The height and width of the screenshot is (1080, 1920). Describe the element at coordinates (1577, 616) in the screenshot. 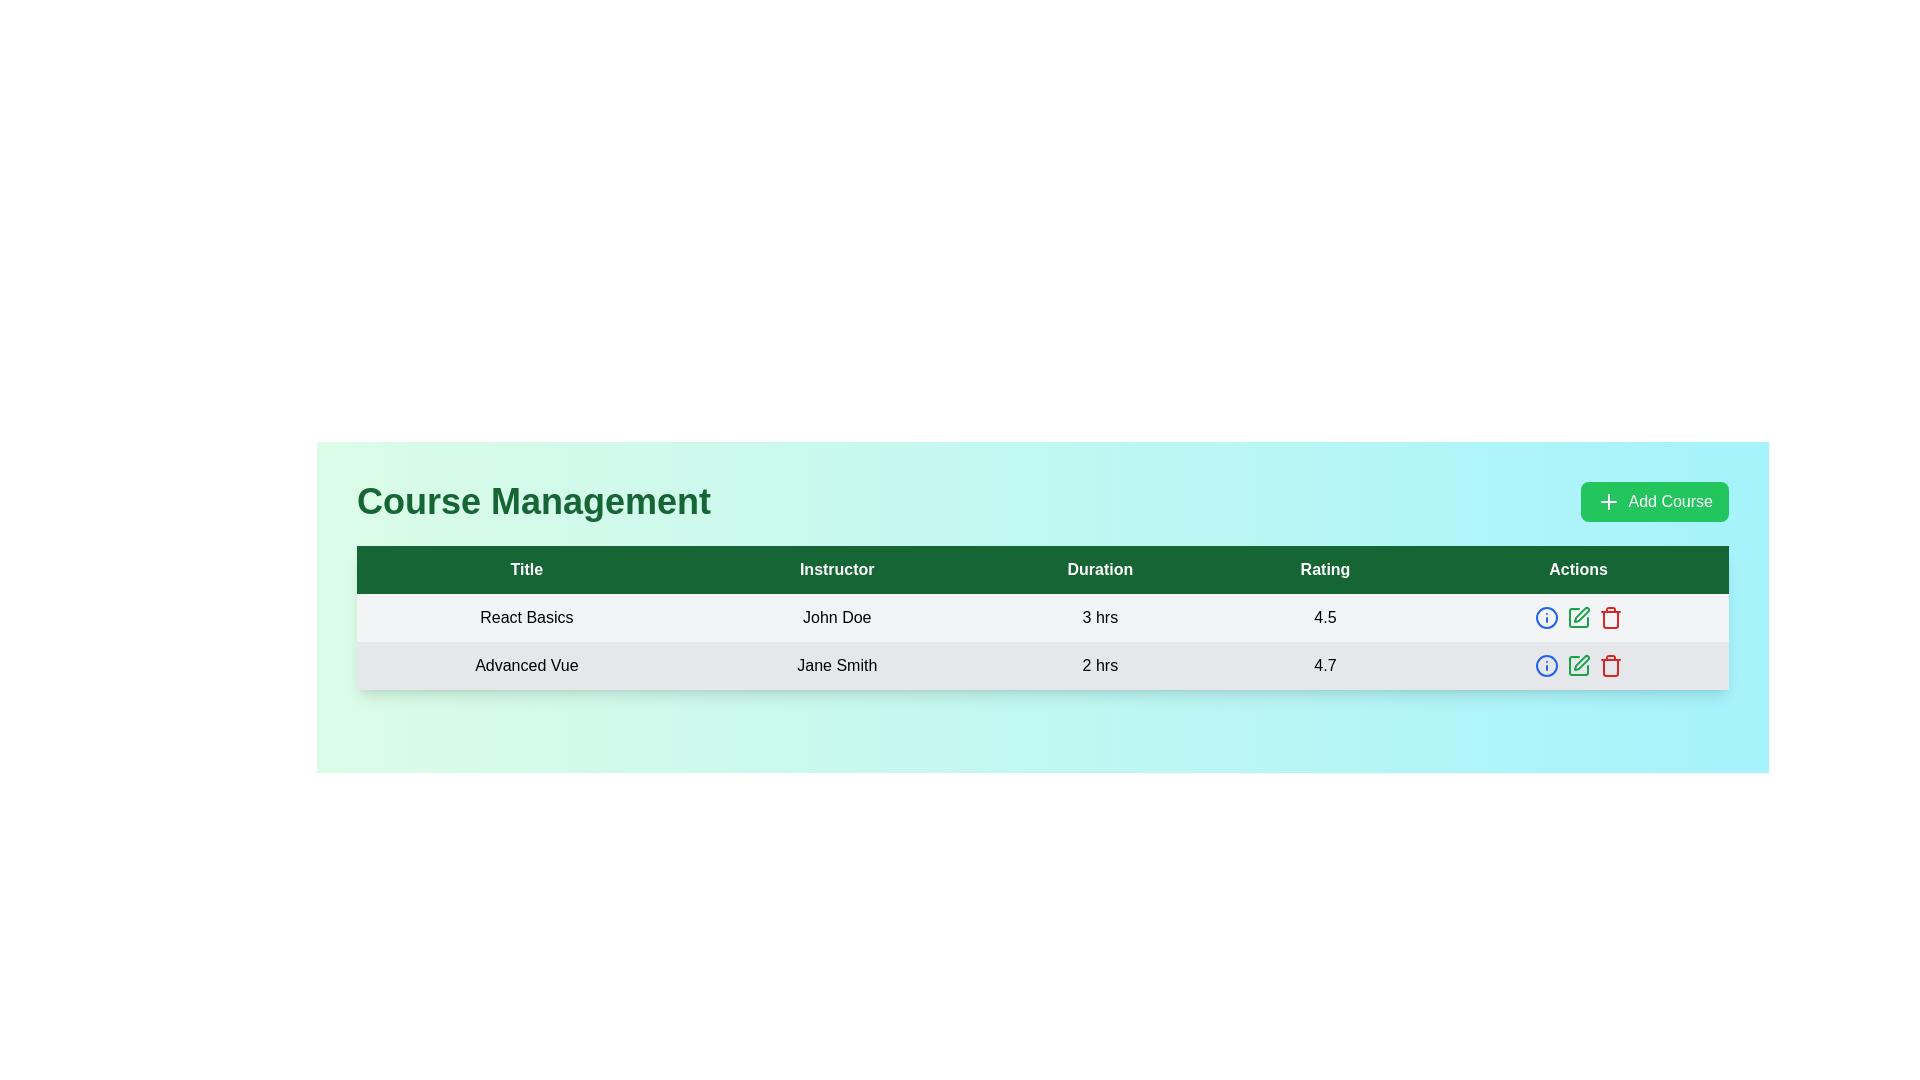

I see `the edit icon located in the second row of the 'Actions' column` at that location.